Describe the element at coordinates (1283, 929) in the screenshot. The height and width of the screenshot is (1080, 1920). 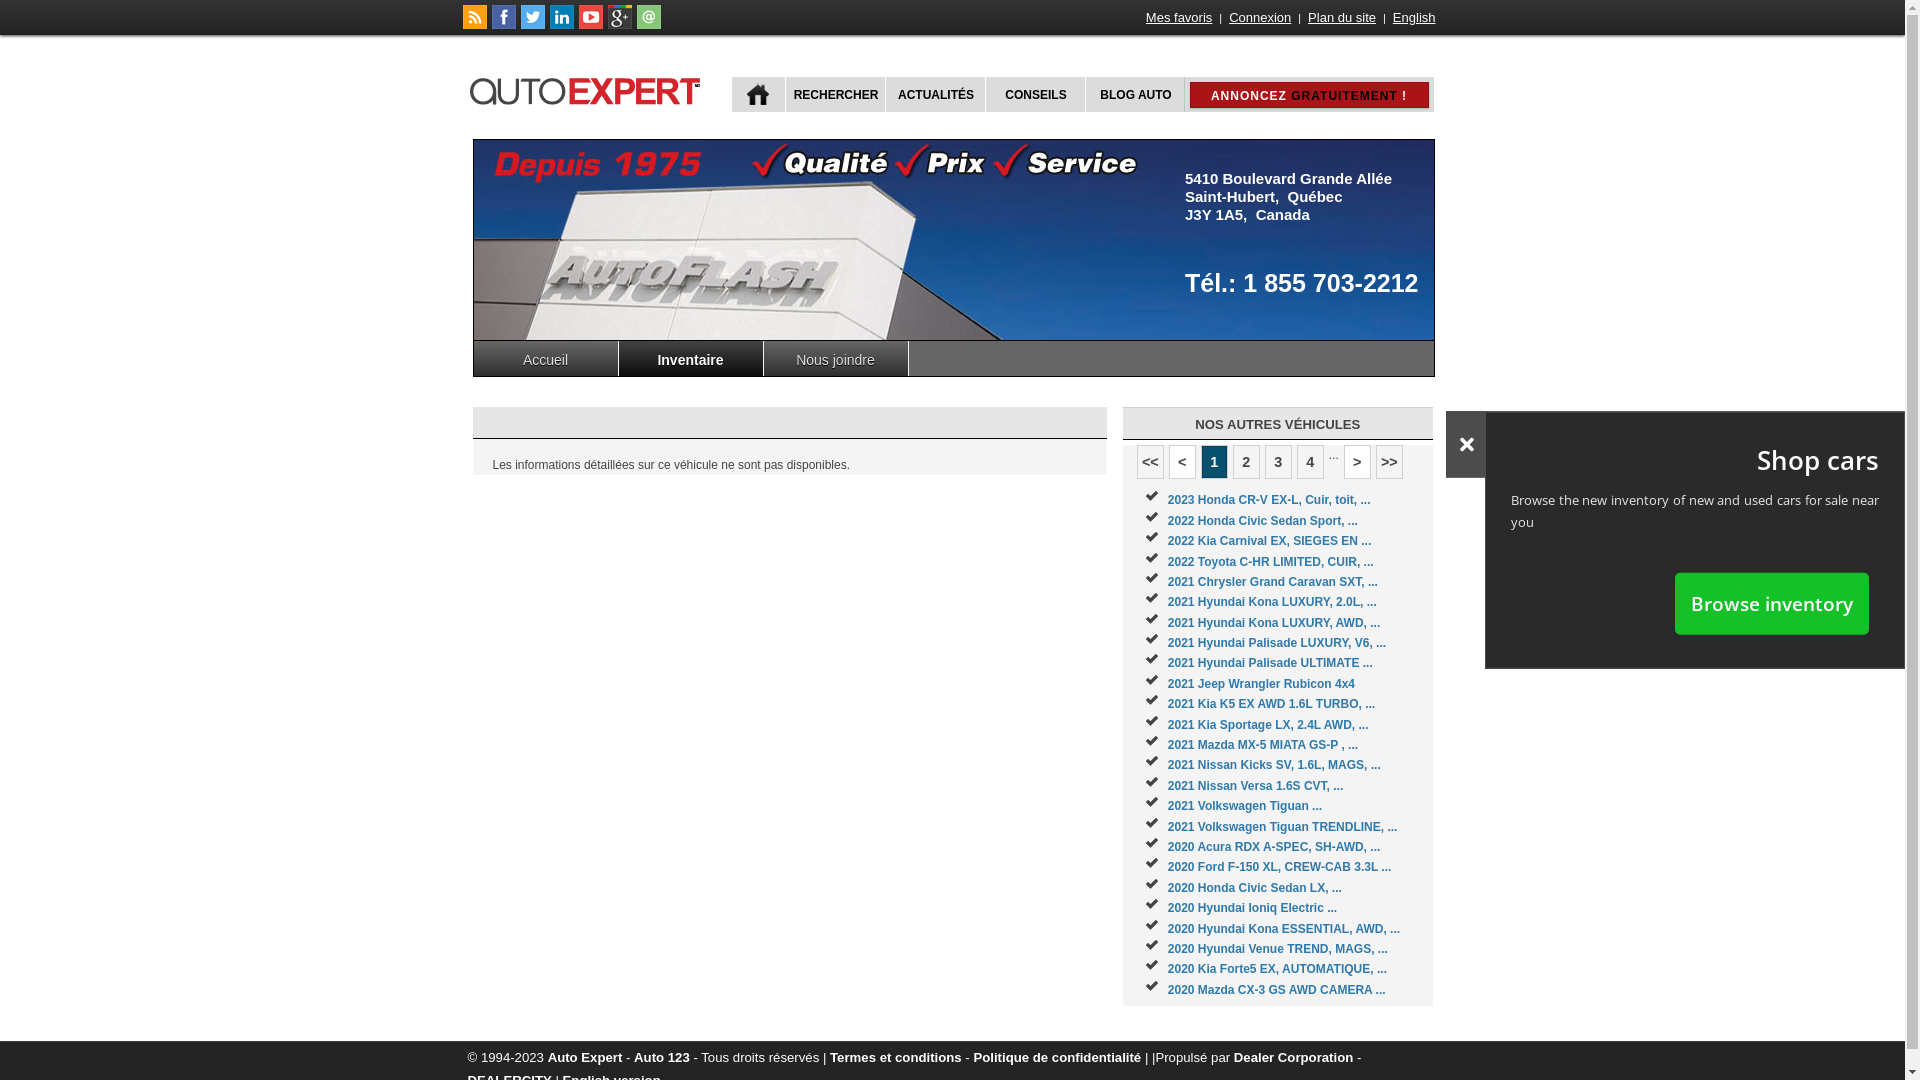
I see `'2020 Hyundai Kona ESSENTIAL, AWD, ...'` at that location.